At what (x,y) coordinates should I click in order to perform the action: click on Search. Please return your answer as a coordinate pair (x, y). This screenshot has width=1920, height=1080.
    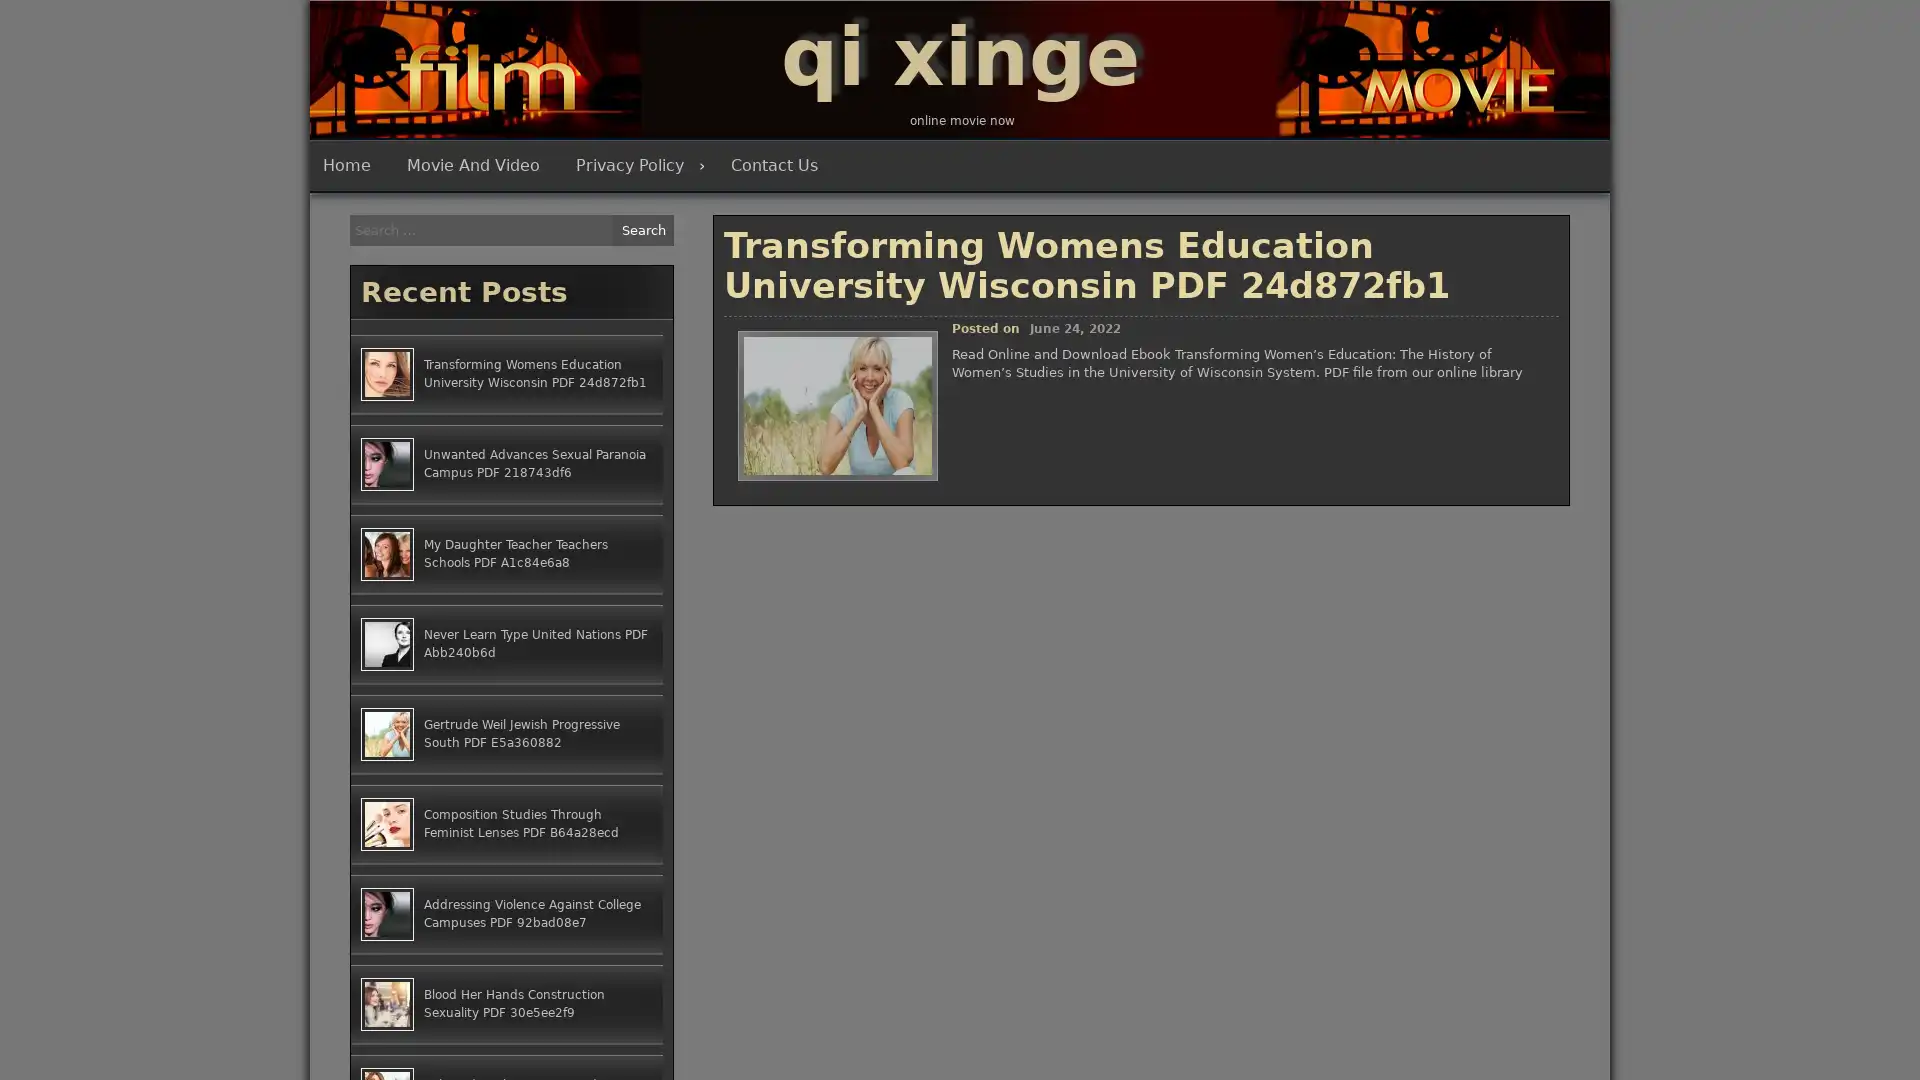
    Looking at the image, I should click on (643, 229).